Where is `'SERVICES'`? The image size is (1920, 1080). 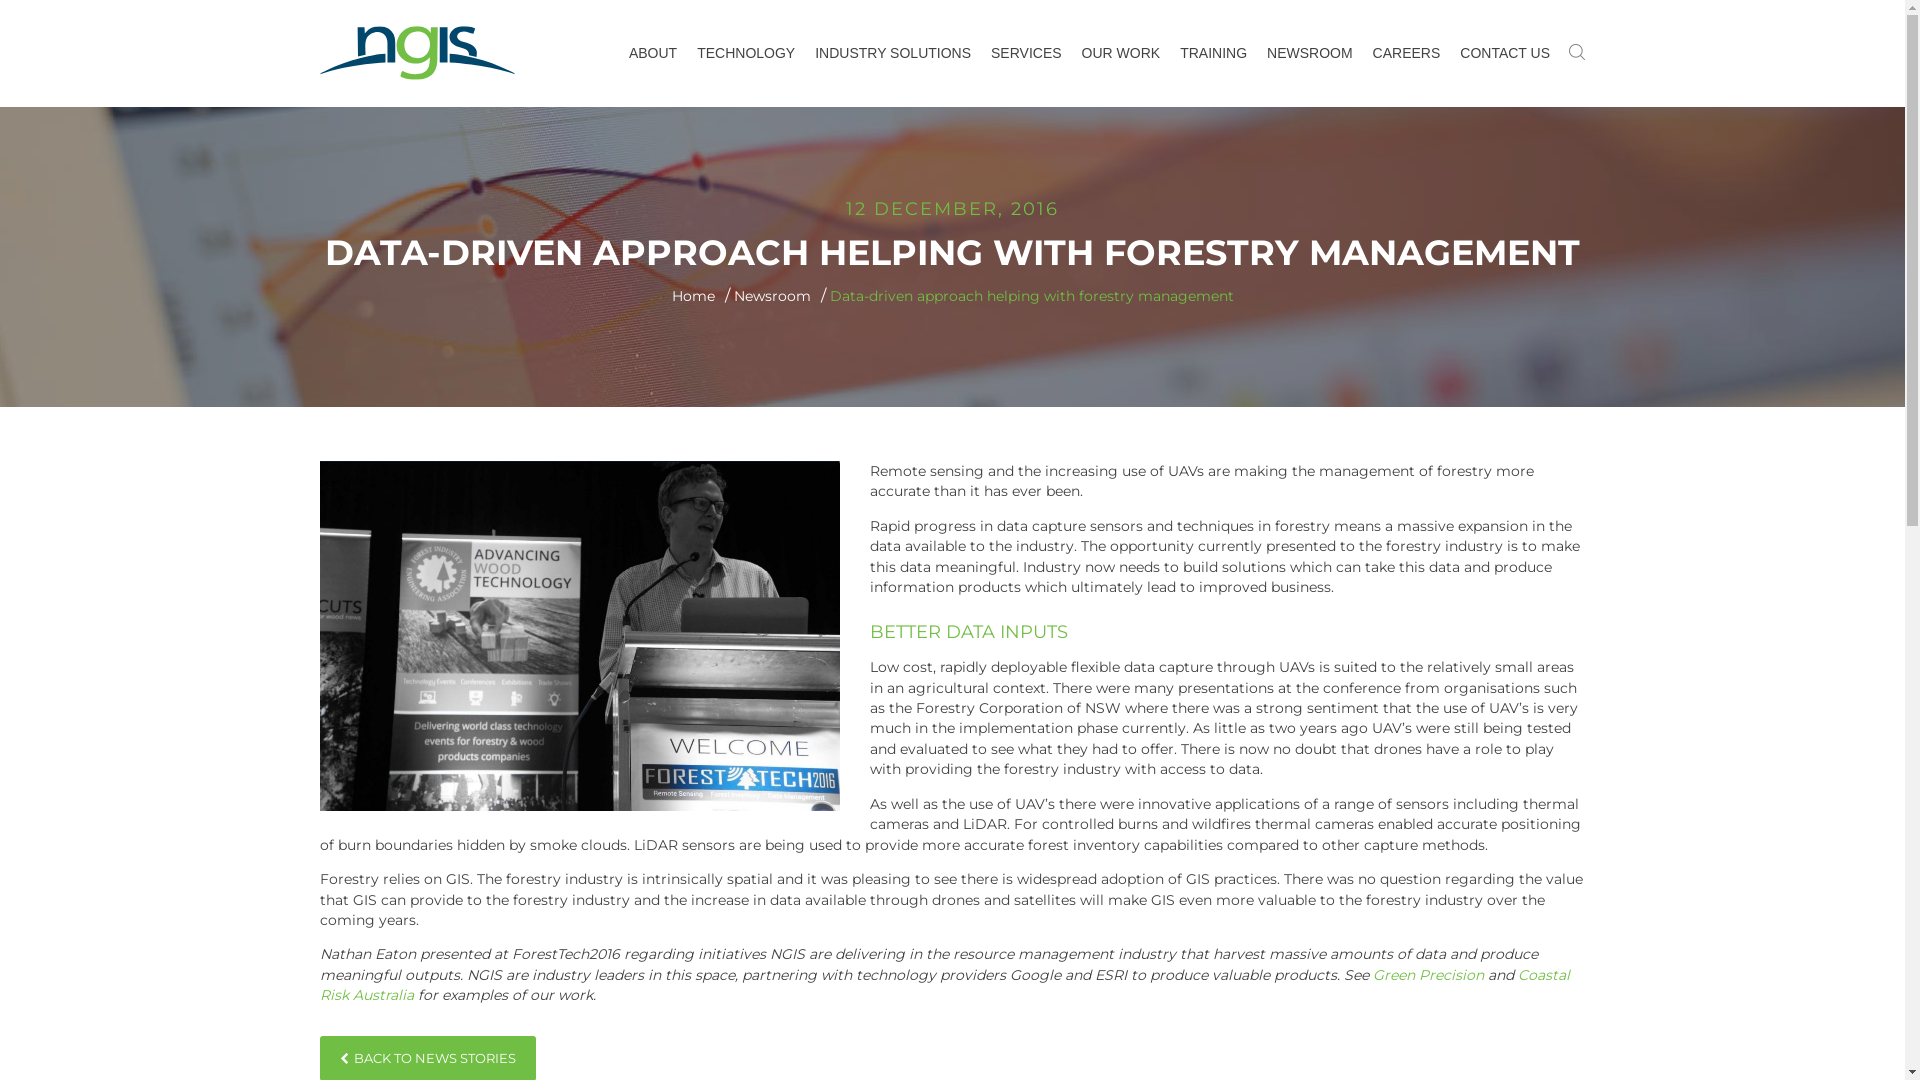
'SERVICES' is located at coordinates (1026, 52).